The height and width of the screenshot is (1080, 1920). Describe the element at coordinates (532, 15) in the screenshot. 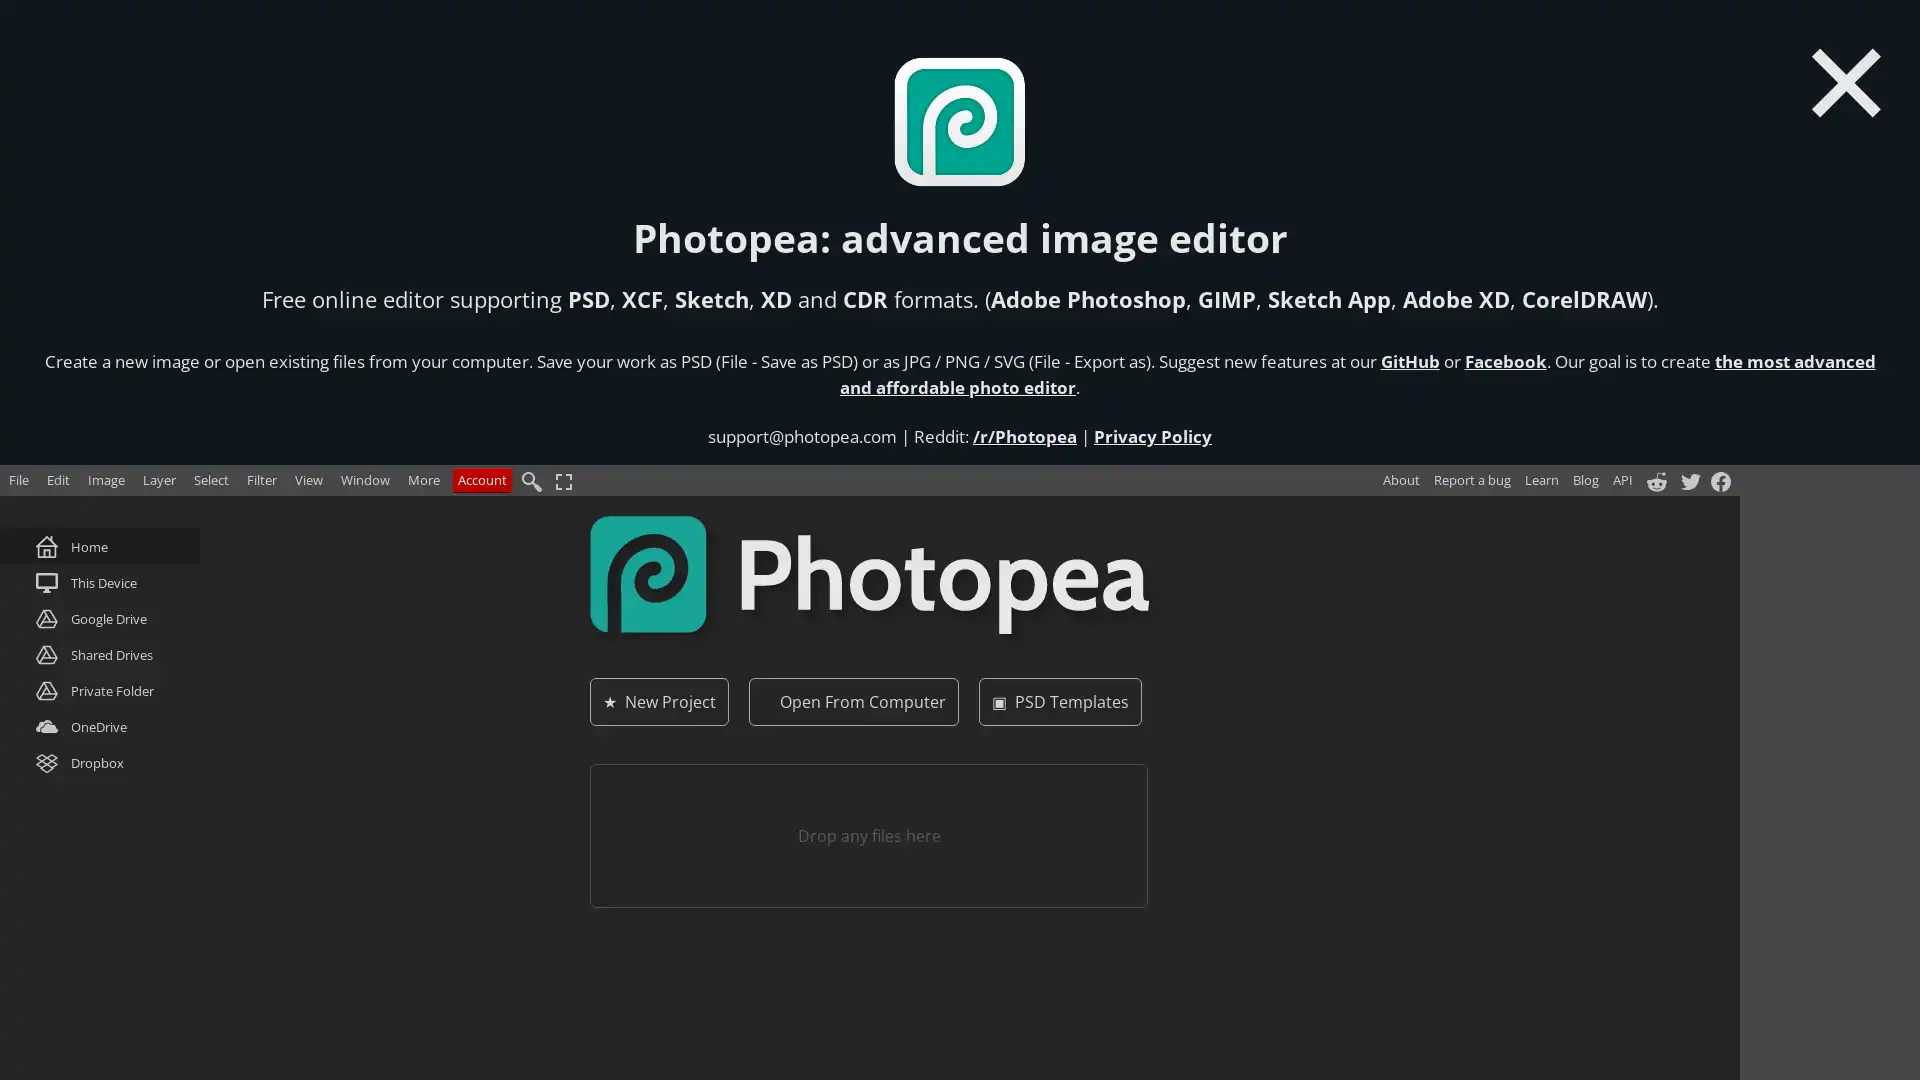

I see `Find` at that location.